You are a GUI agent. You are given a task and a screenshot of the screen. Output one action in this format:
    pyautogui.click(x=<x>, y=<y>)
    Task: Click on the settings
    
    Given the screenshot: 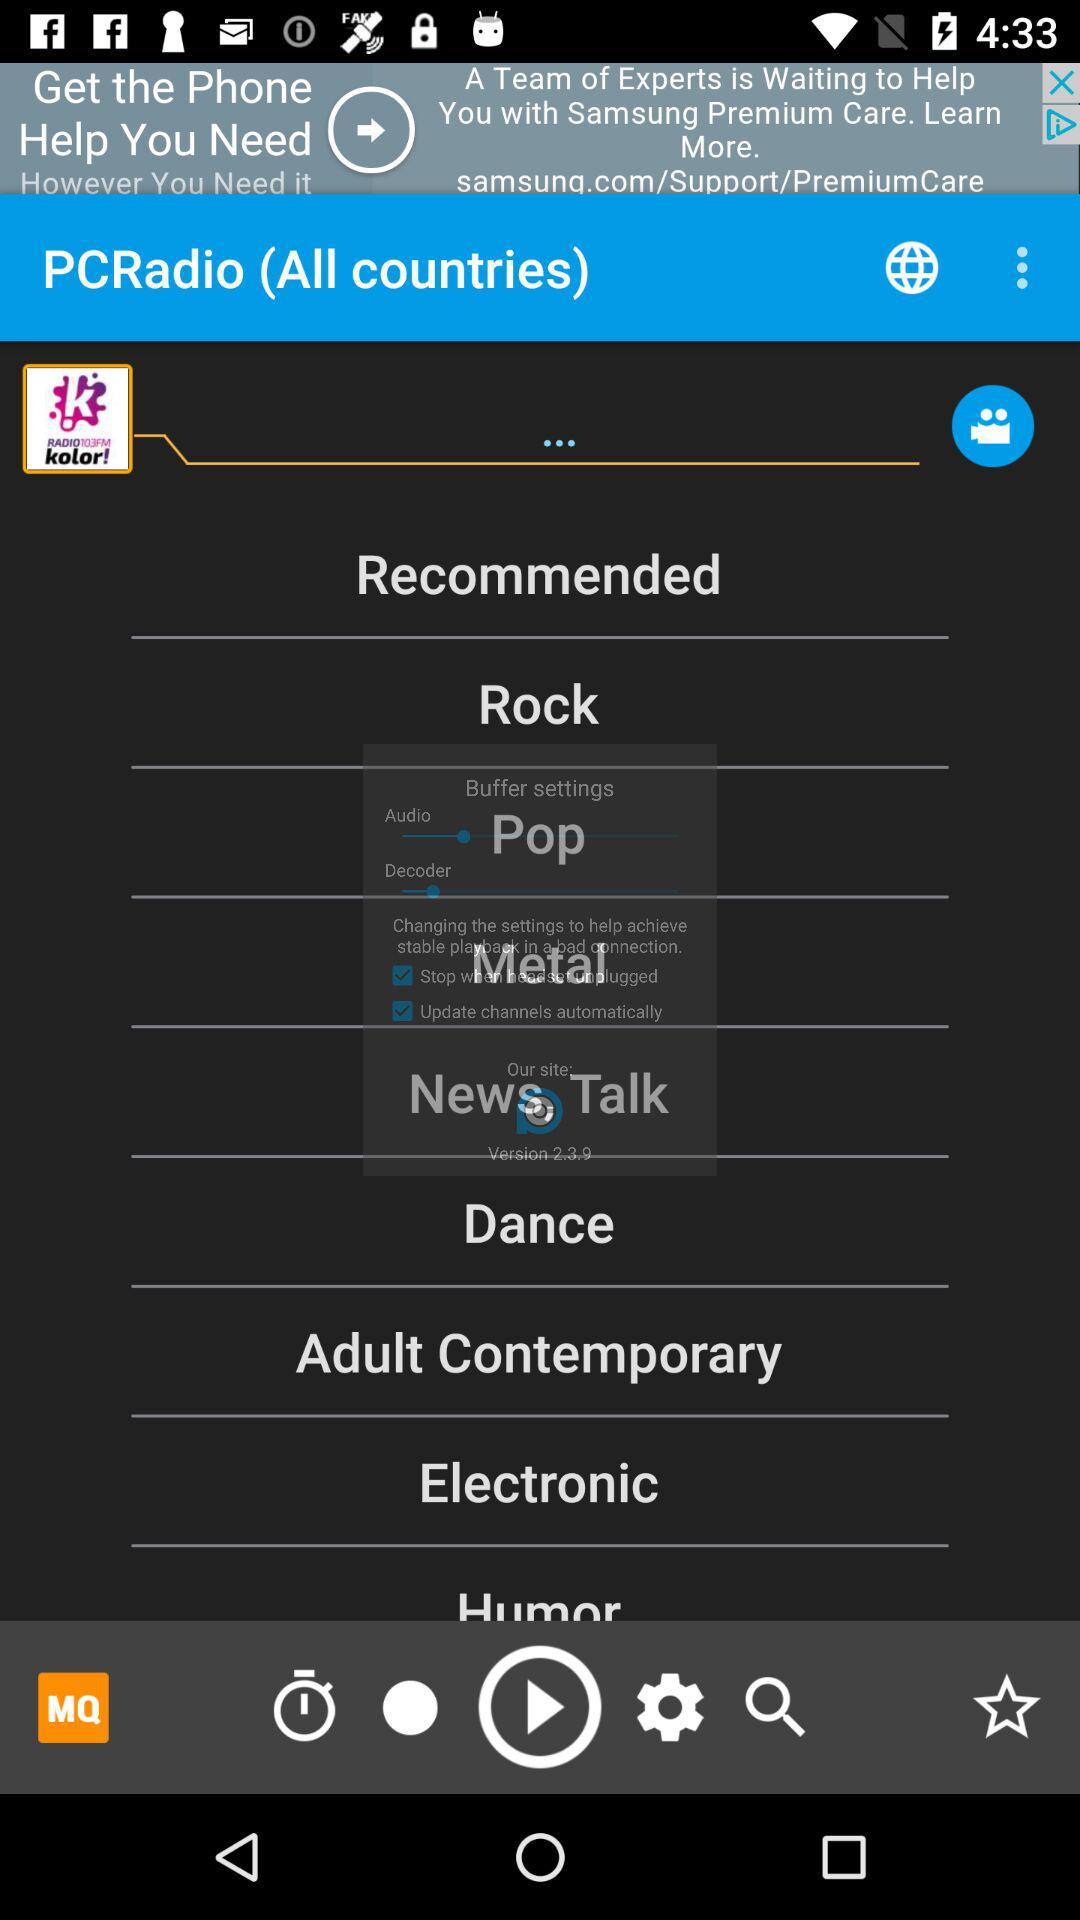 What is the action you would take?
    pyautogui.click(x=670, y=1706)
    